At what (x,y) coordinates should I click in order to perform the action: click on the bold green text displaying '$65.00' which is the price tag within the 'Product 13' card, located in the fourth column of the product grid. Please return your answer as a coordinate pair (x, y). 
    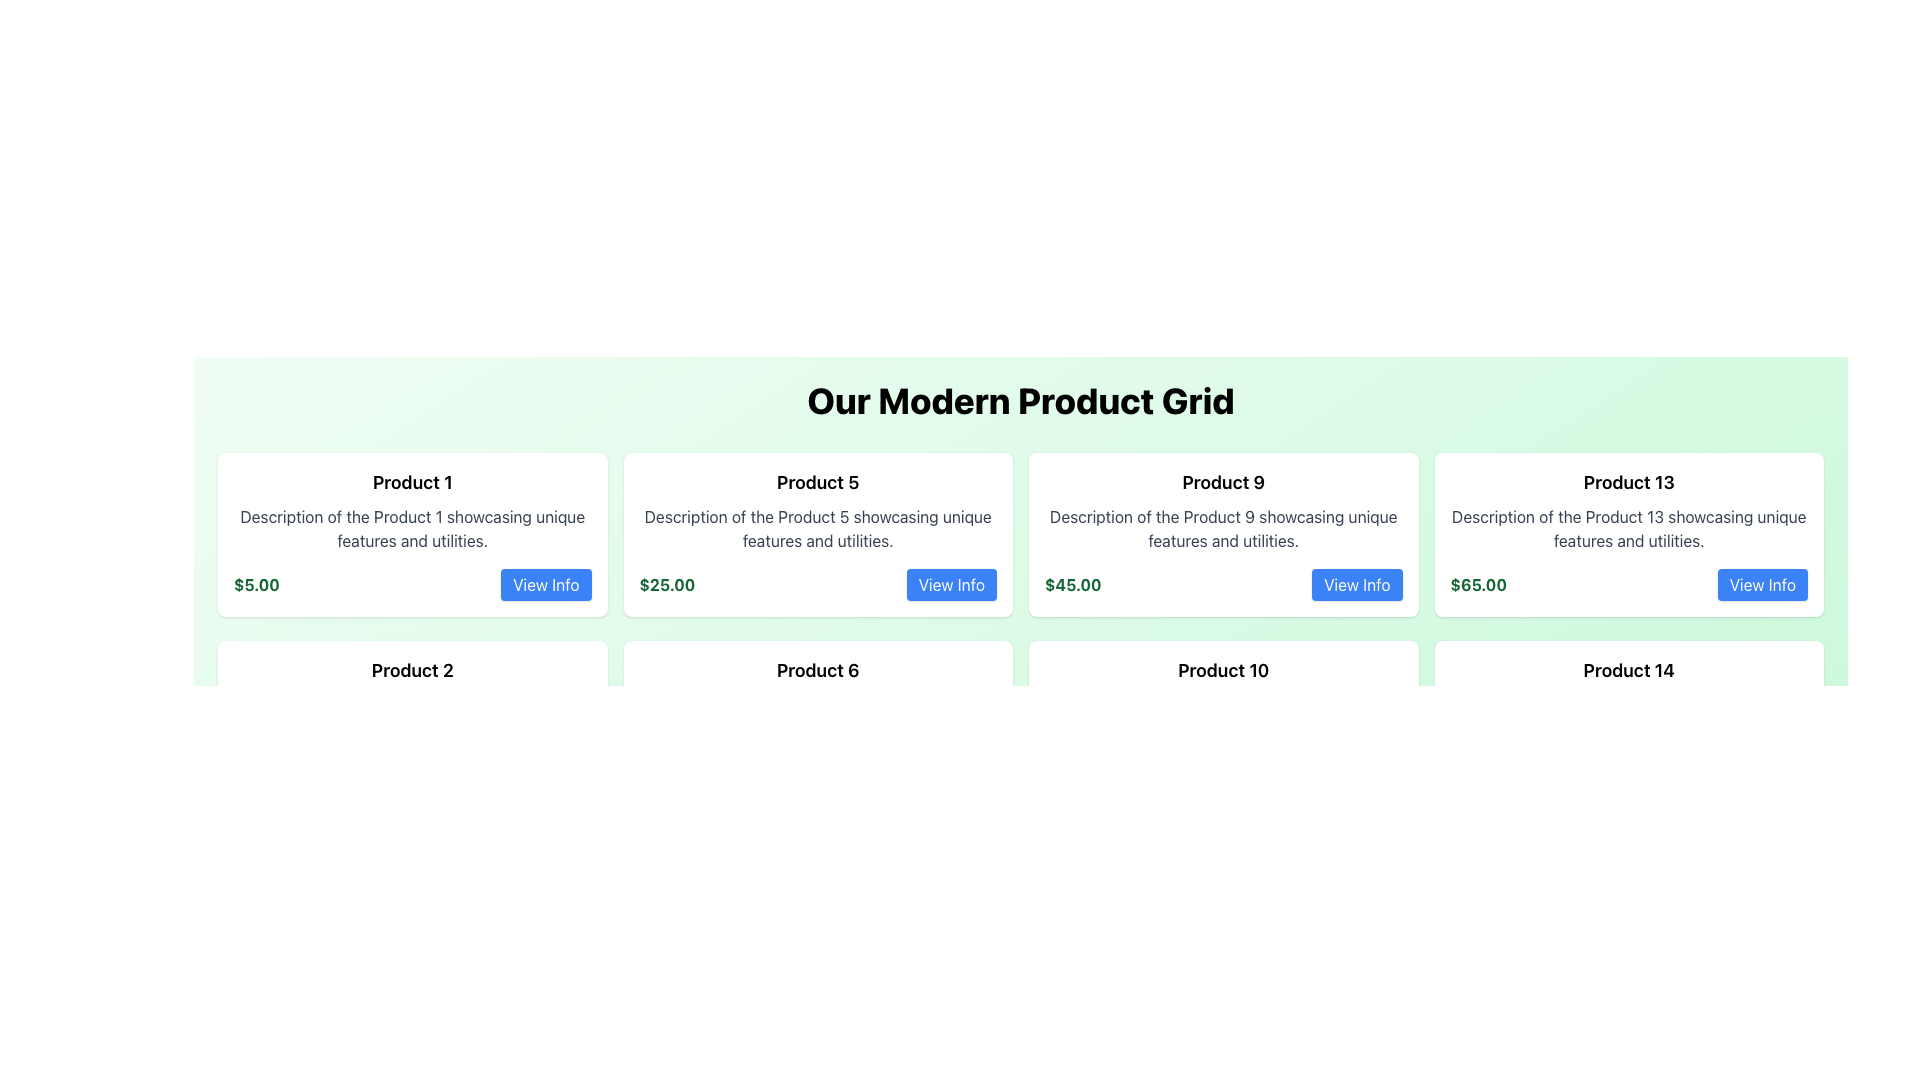
    Looking at the image, I should click on (1478, 585).